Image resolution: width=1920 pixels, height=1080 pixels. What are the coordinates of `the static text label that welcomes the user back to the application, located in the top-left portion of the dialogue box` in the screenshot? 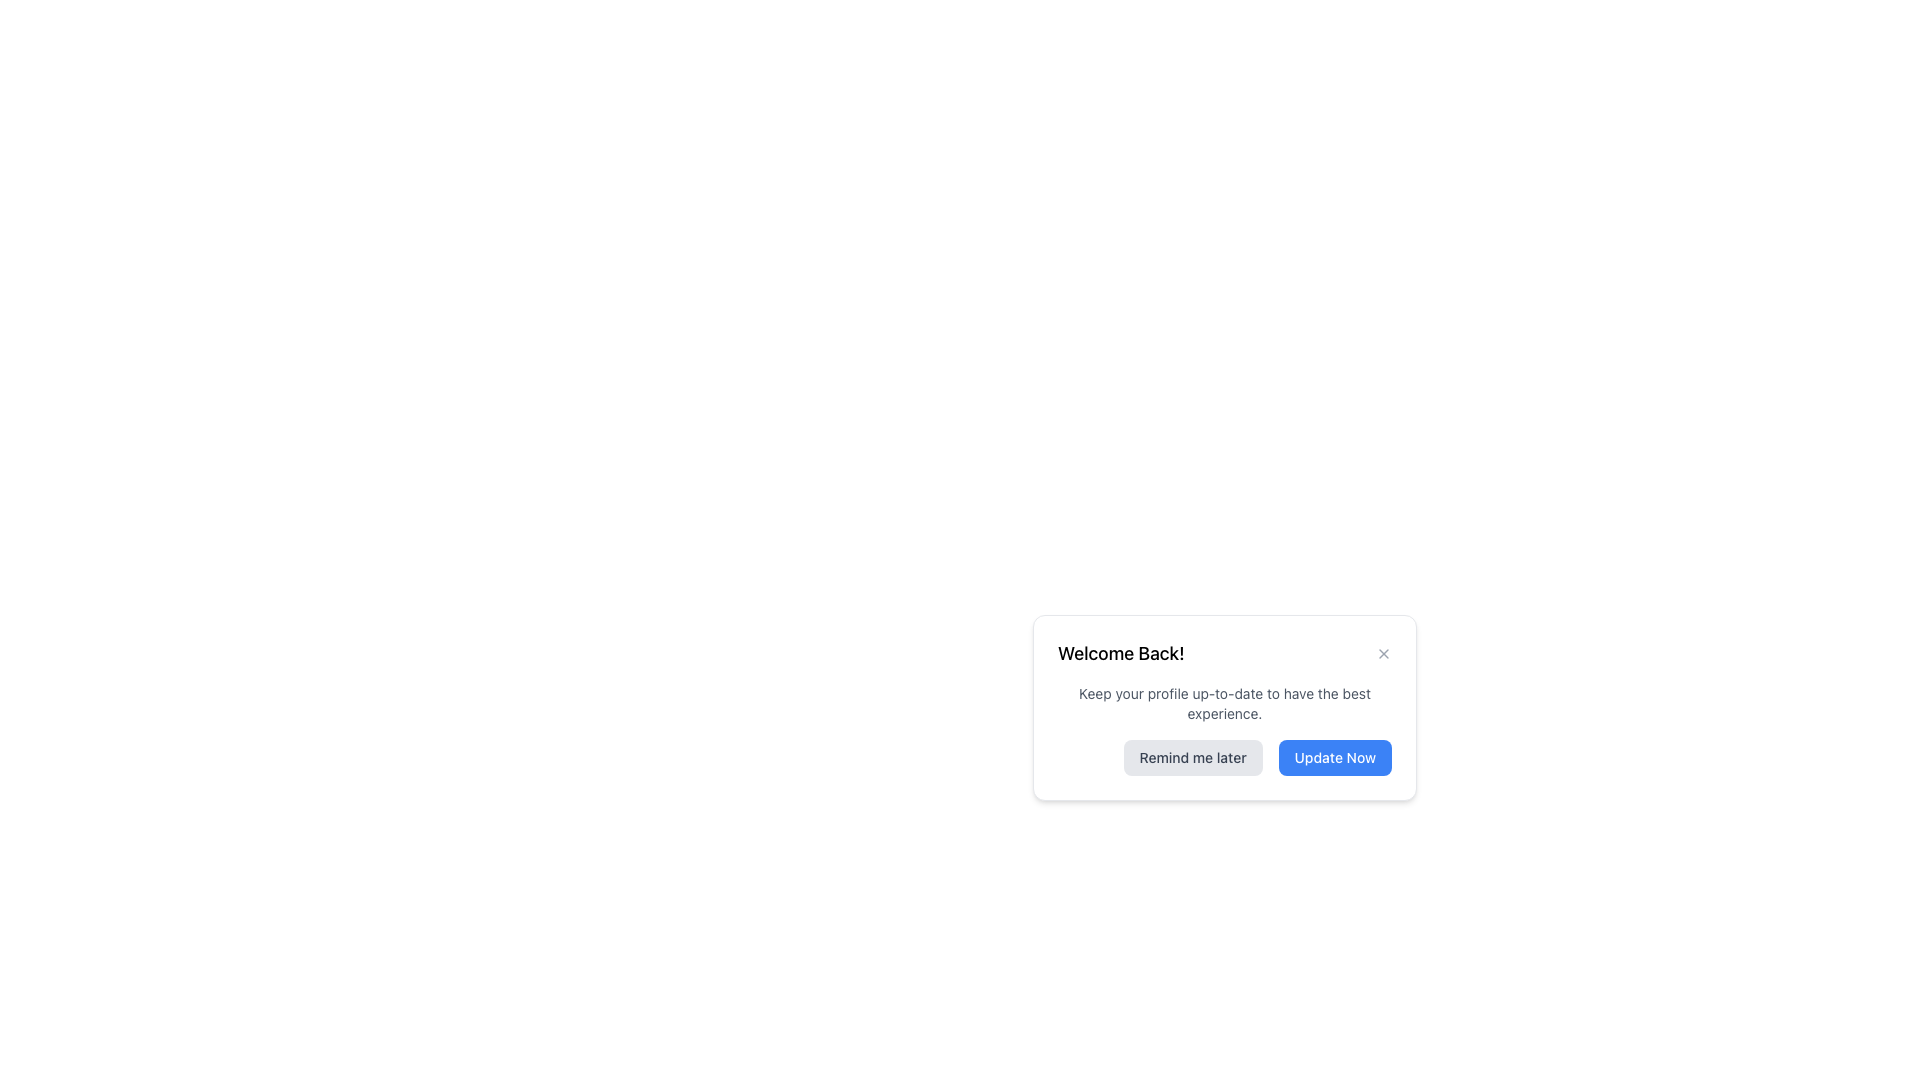 It's located at (1121, 654).